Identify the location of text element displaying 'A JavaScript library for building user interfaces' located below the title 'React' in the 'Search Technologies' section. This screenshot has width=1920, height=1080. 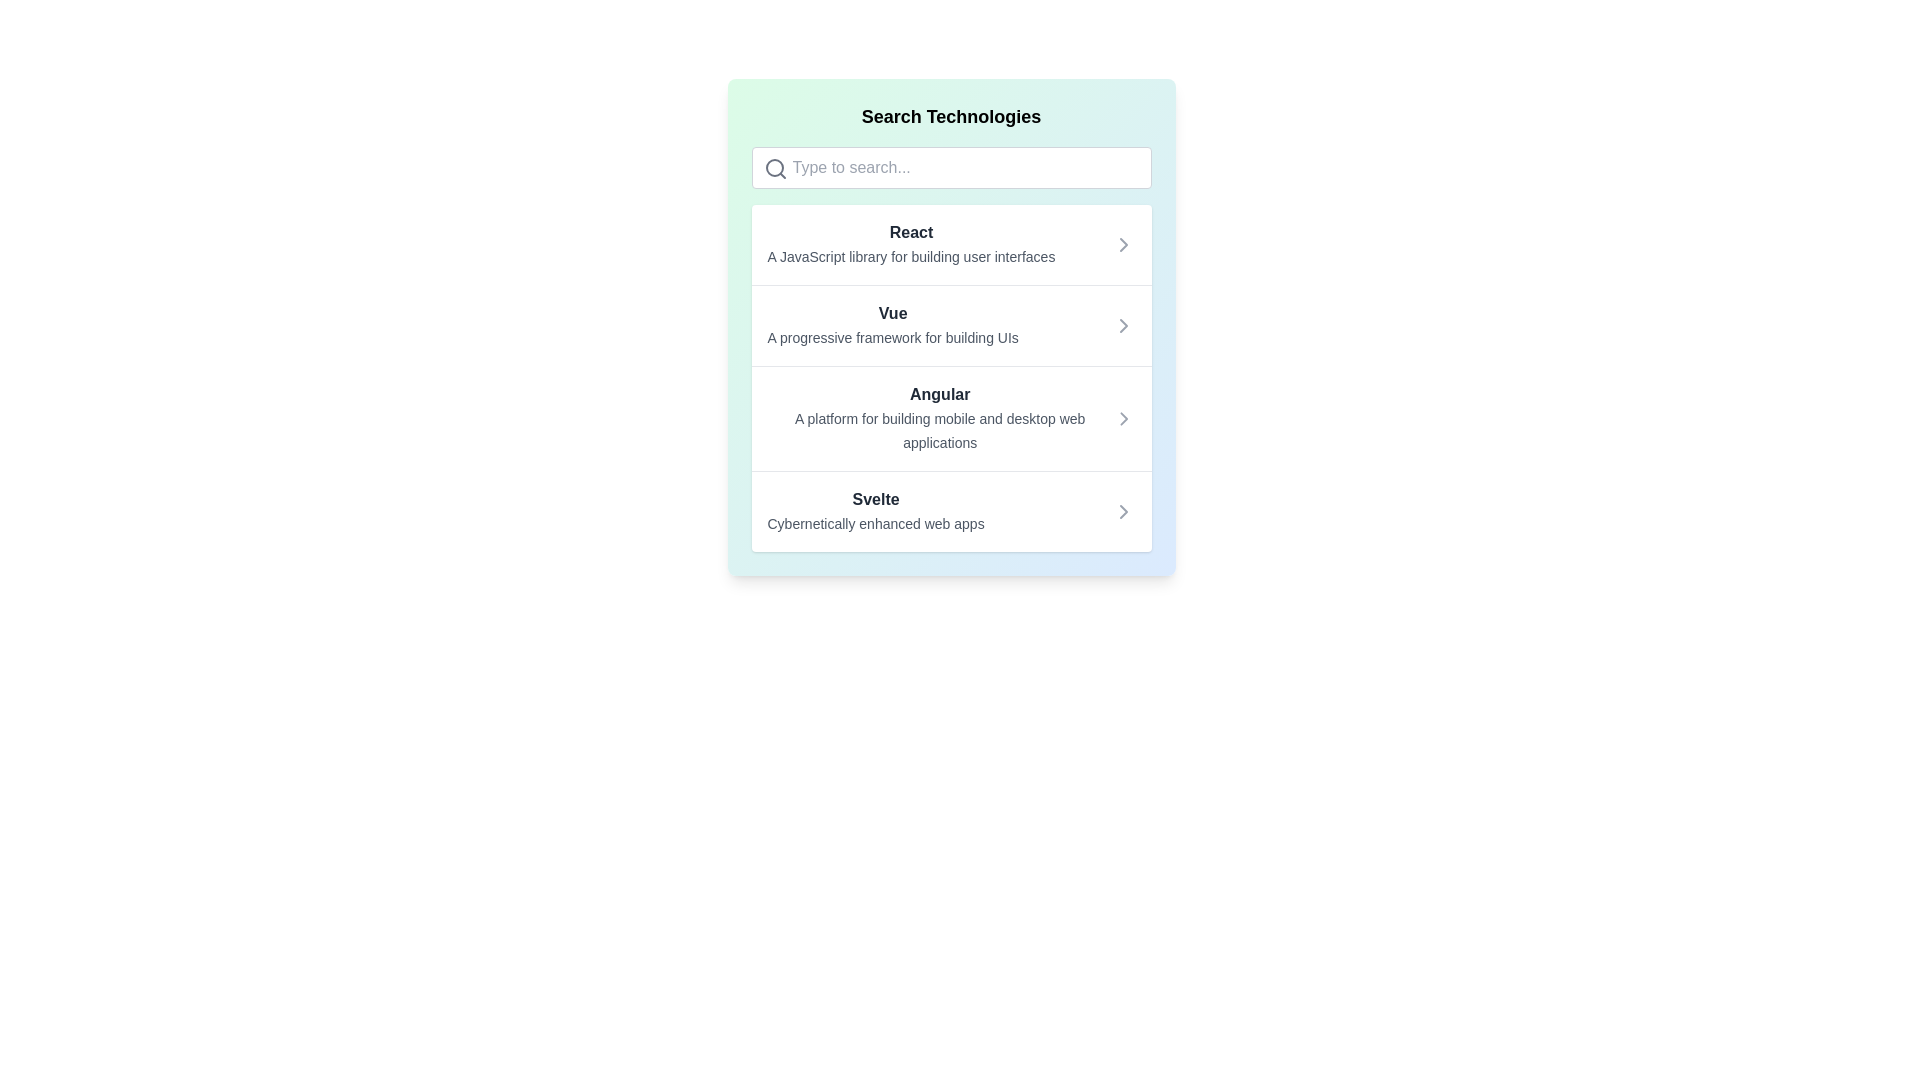
(910, 256).